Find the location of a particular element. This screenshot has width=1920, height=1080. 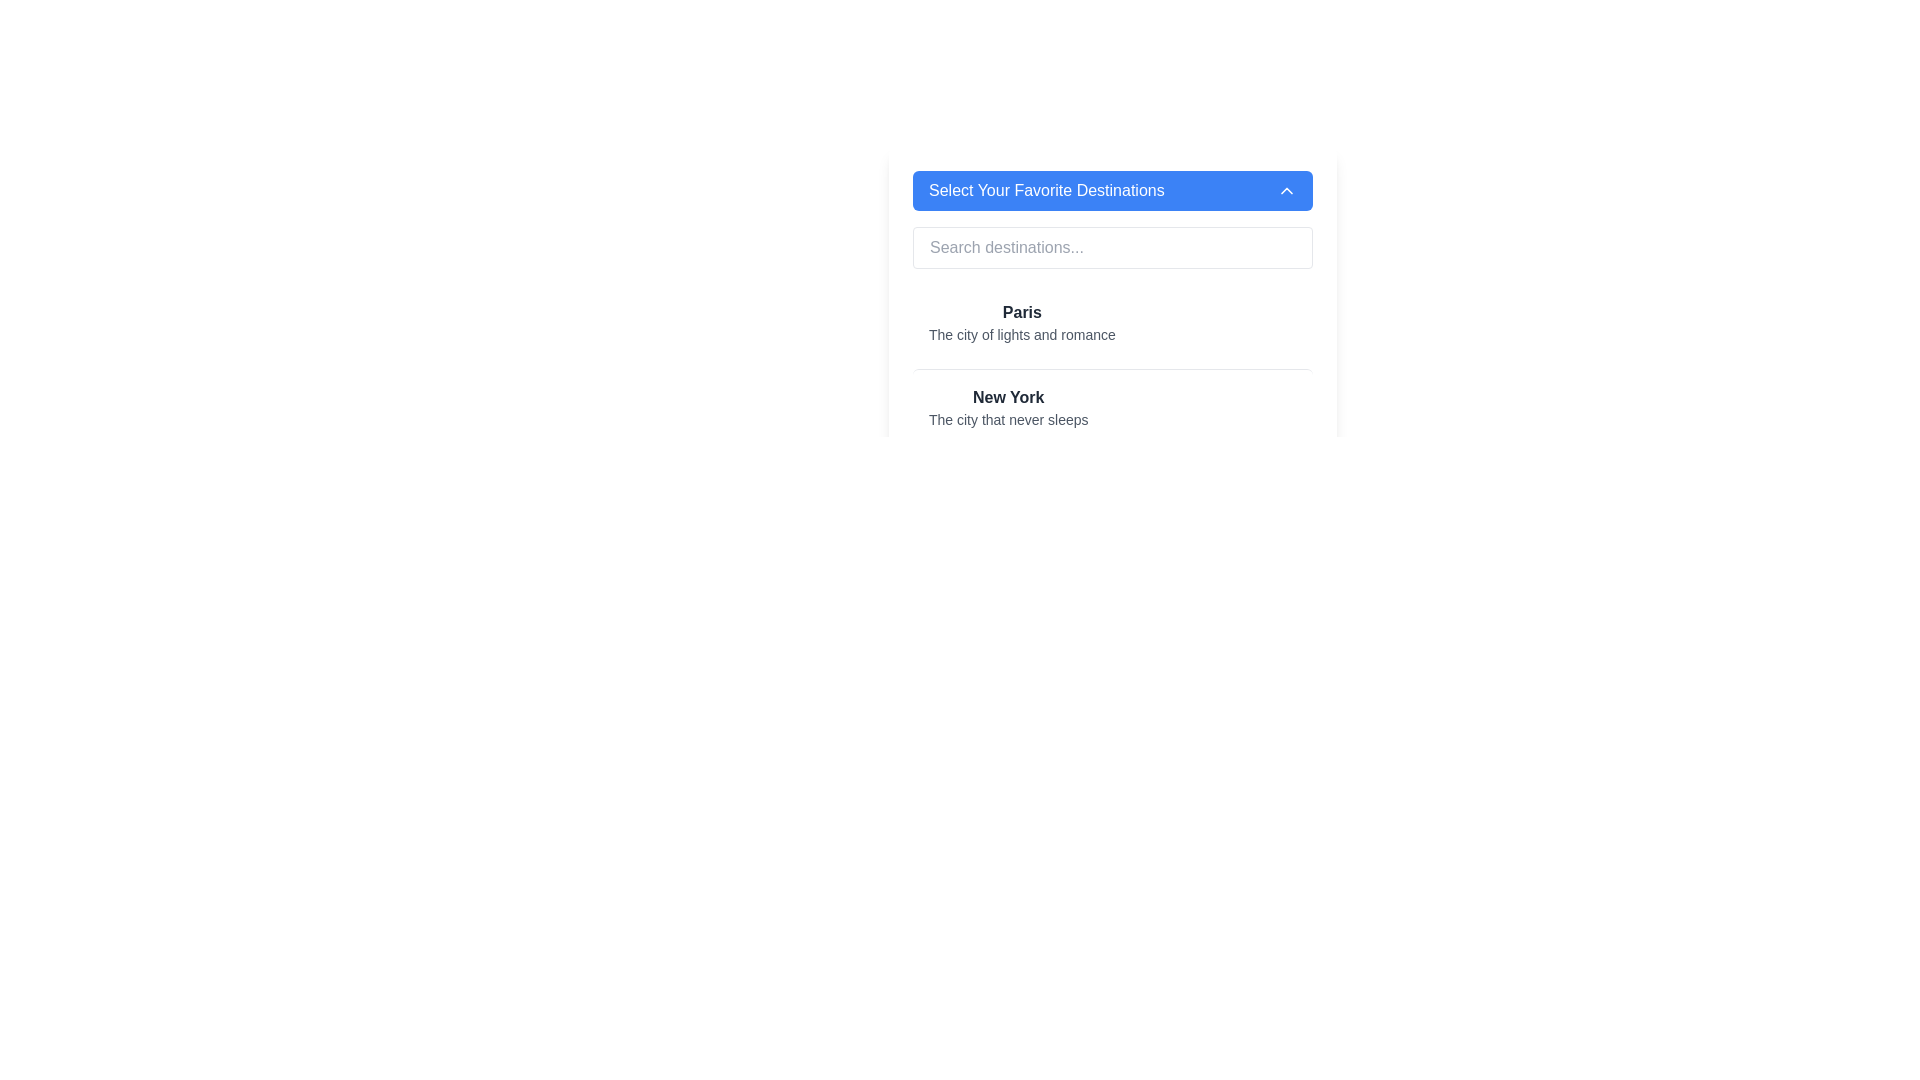

the non-interactive Text Label providing context about 'Paris', which is centrally located below the title 'Paris' is located at coordinates (1022, 334).